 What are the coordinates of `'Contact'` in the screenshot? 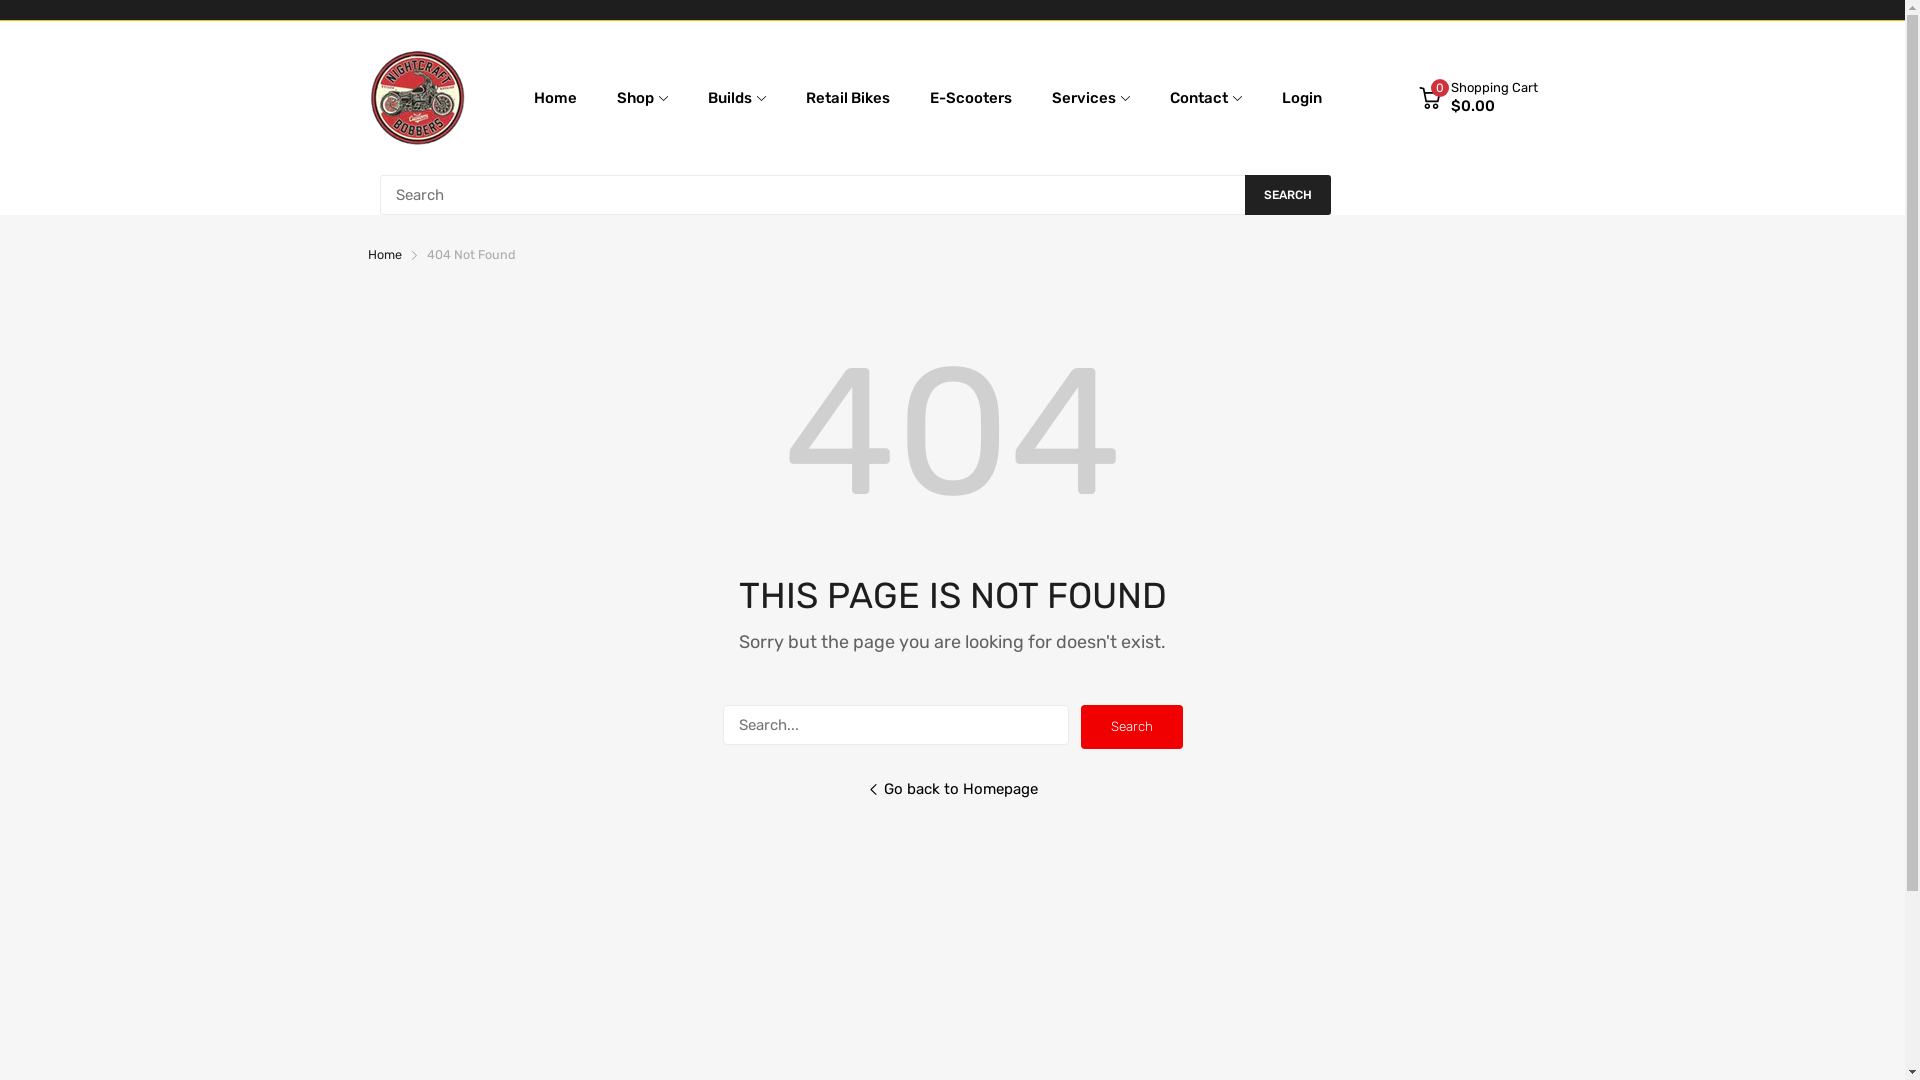 It's located at (1199, 97).